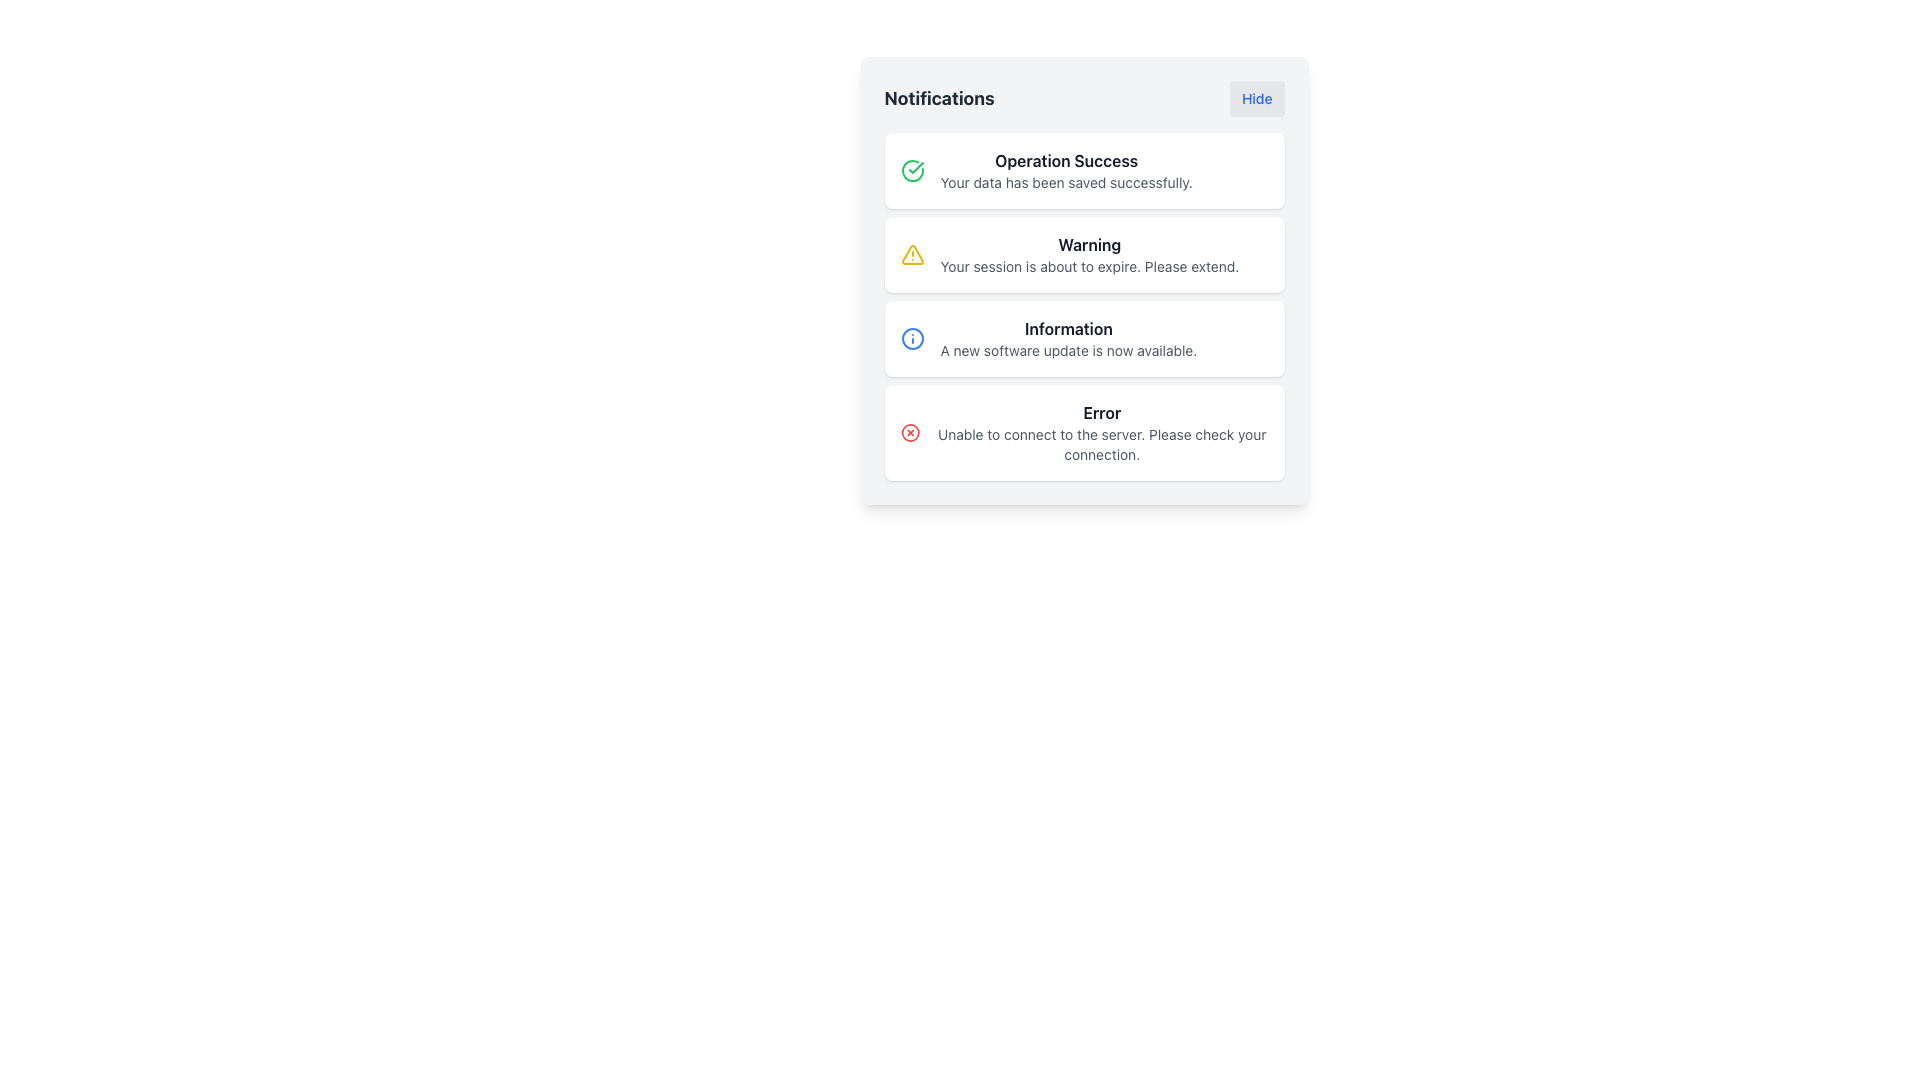 Image resolution: width=1920 pixels, height=1080 pixels. What do you see at coordinates (1088, 244) in the screenshot?
I see `text label displaying 'Warning' in bold font, located in the second notification message of the notification panel` at bounding box center [1088, 244].